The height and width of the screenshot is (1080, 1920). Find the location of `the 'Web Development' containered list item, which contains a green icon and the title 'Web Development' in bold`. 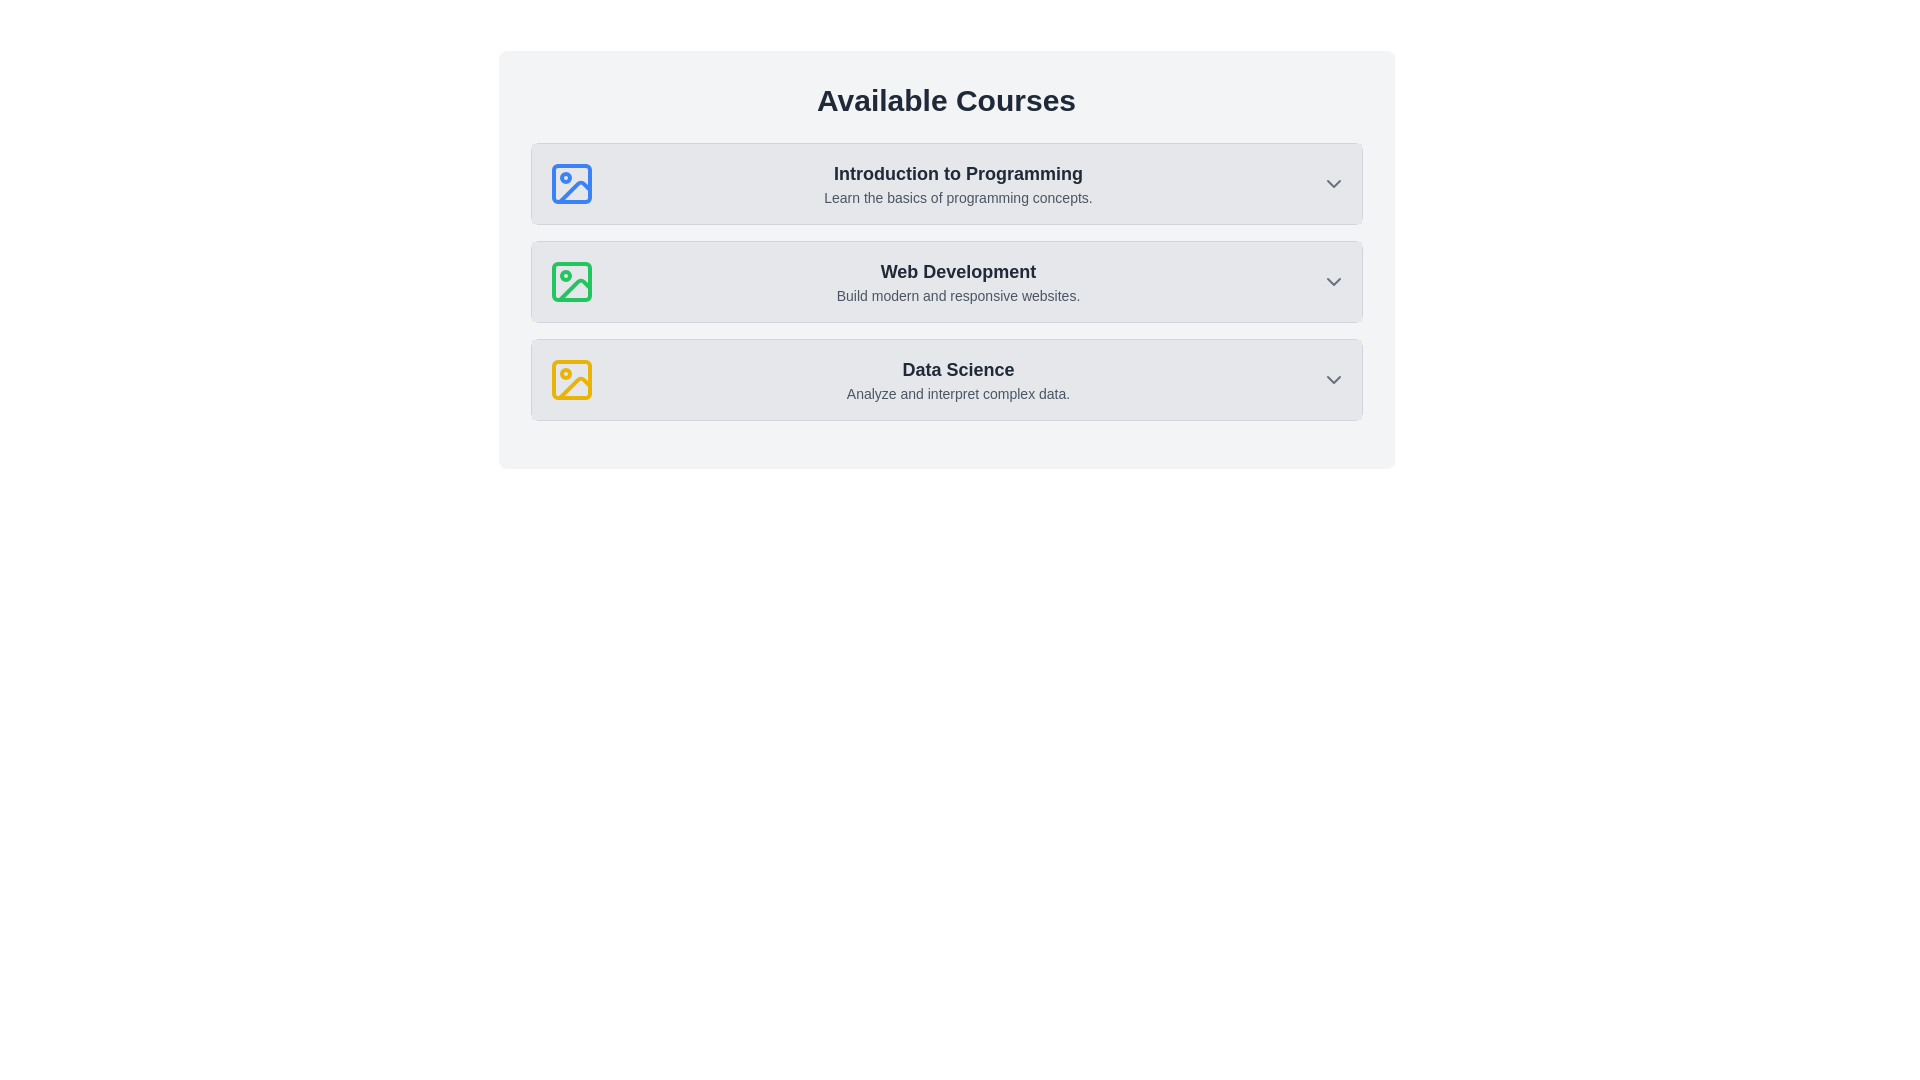

the 'Web Development' containered list item, which contains a green icon and the title 'Web Development' in bold is located at coordinates (945, 281).